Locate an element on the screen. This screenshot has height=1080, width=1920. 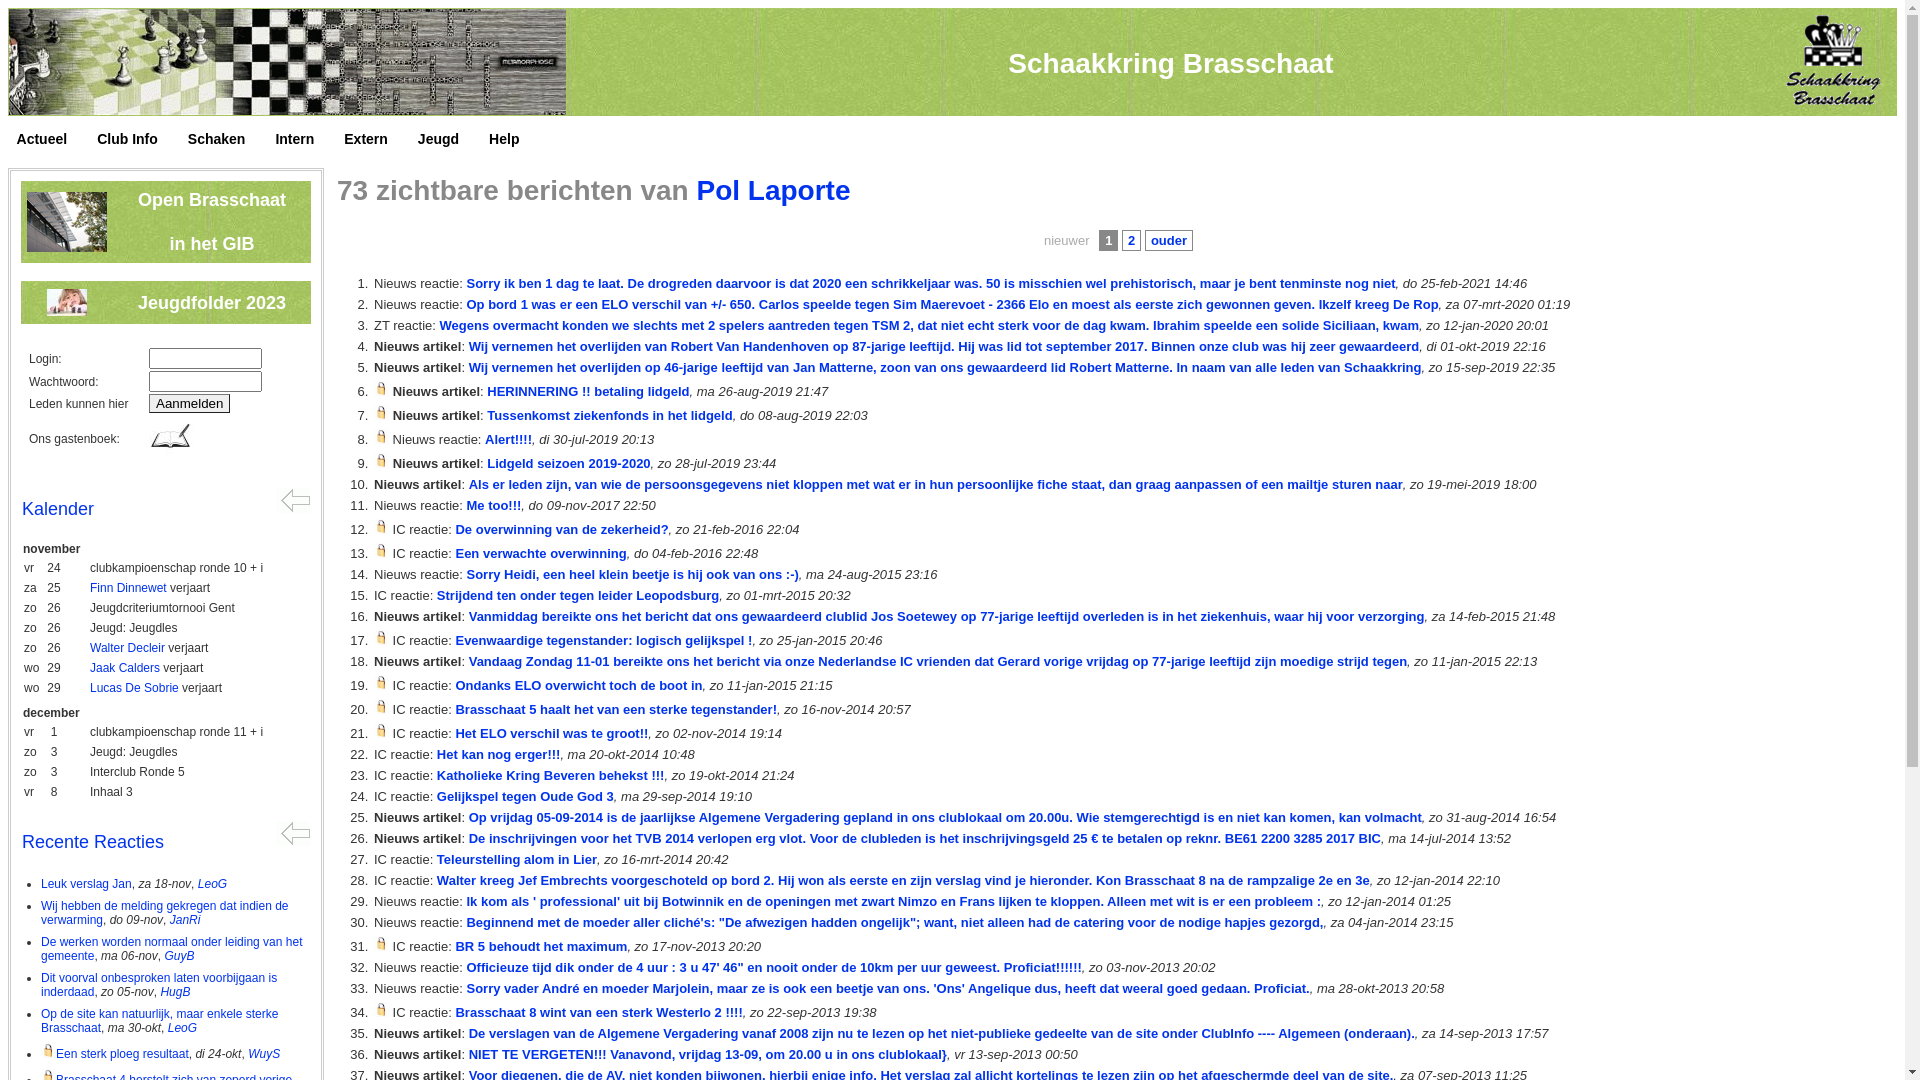
'Verberg de sidebar' is located at coordinates (291, 832).